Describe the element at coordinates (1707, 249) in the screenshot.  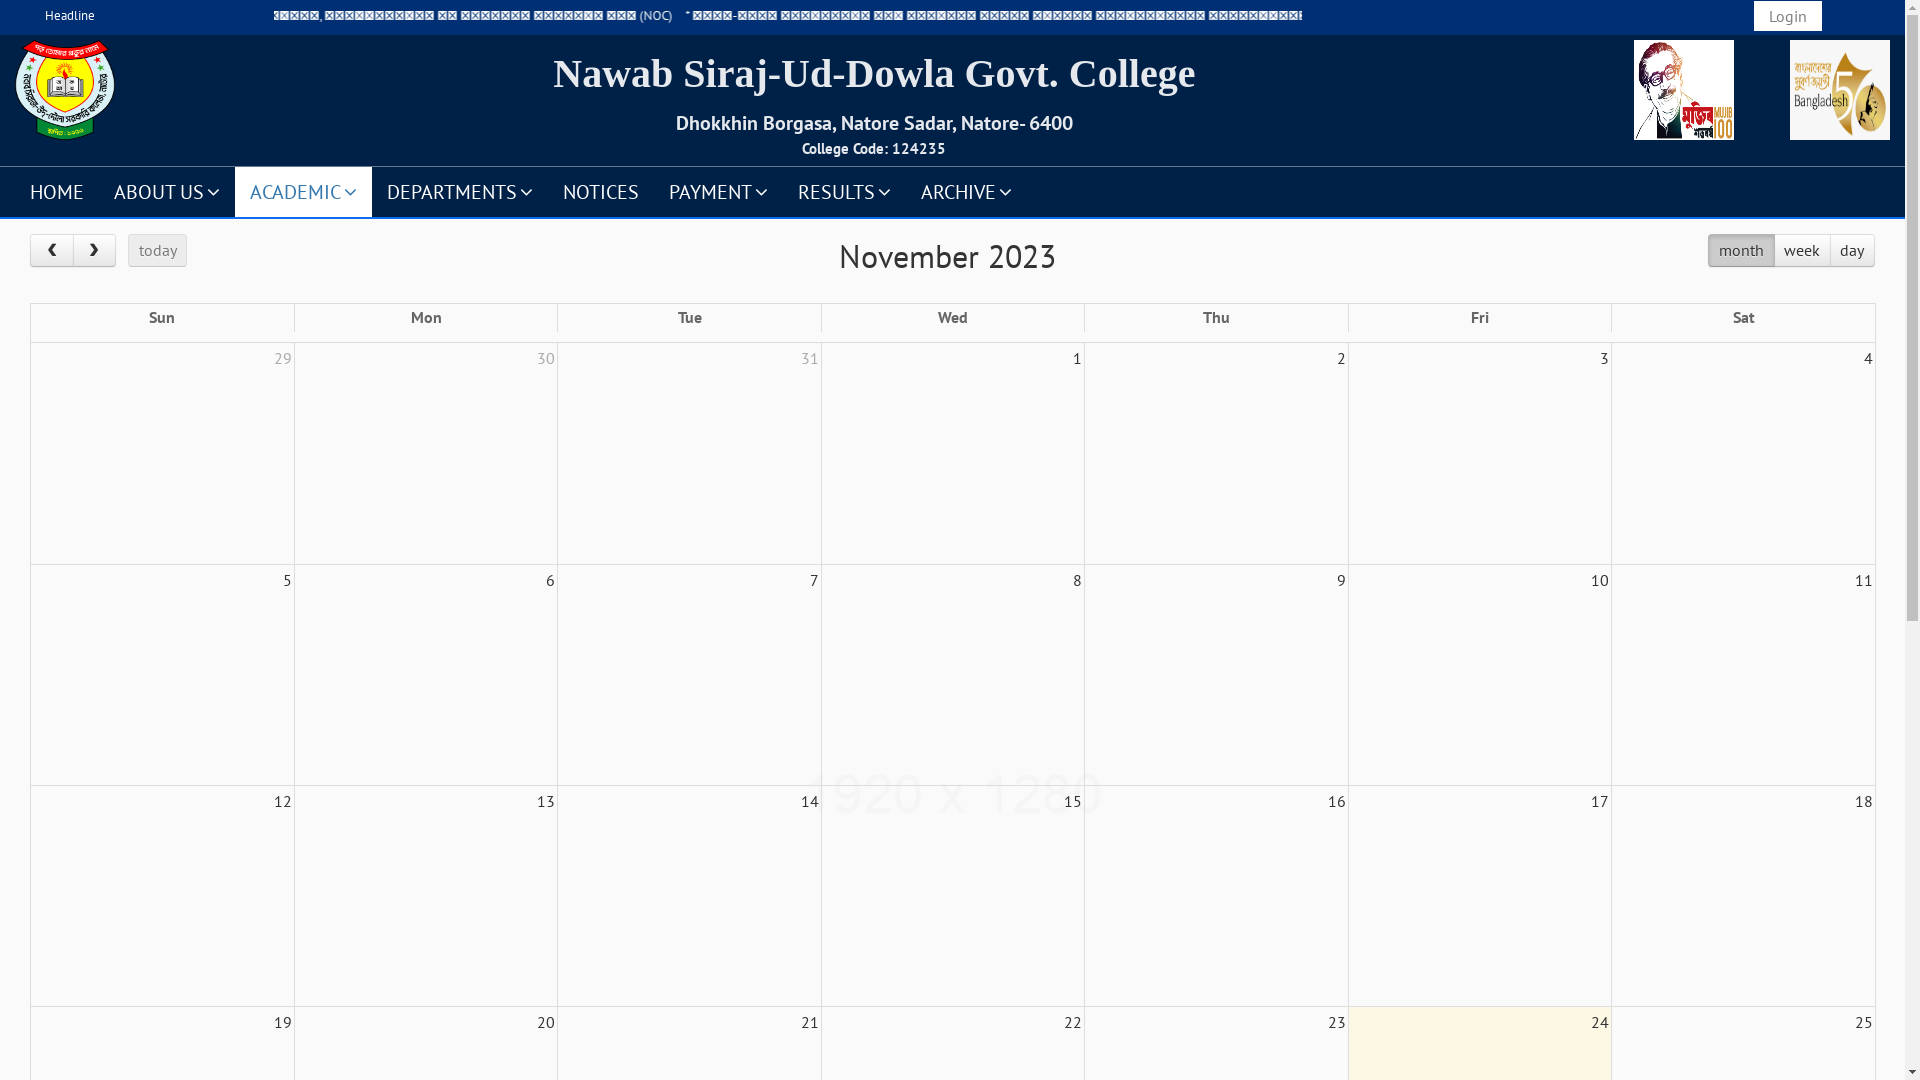
I see `'month'` at that location.